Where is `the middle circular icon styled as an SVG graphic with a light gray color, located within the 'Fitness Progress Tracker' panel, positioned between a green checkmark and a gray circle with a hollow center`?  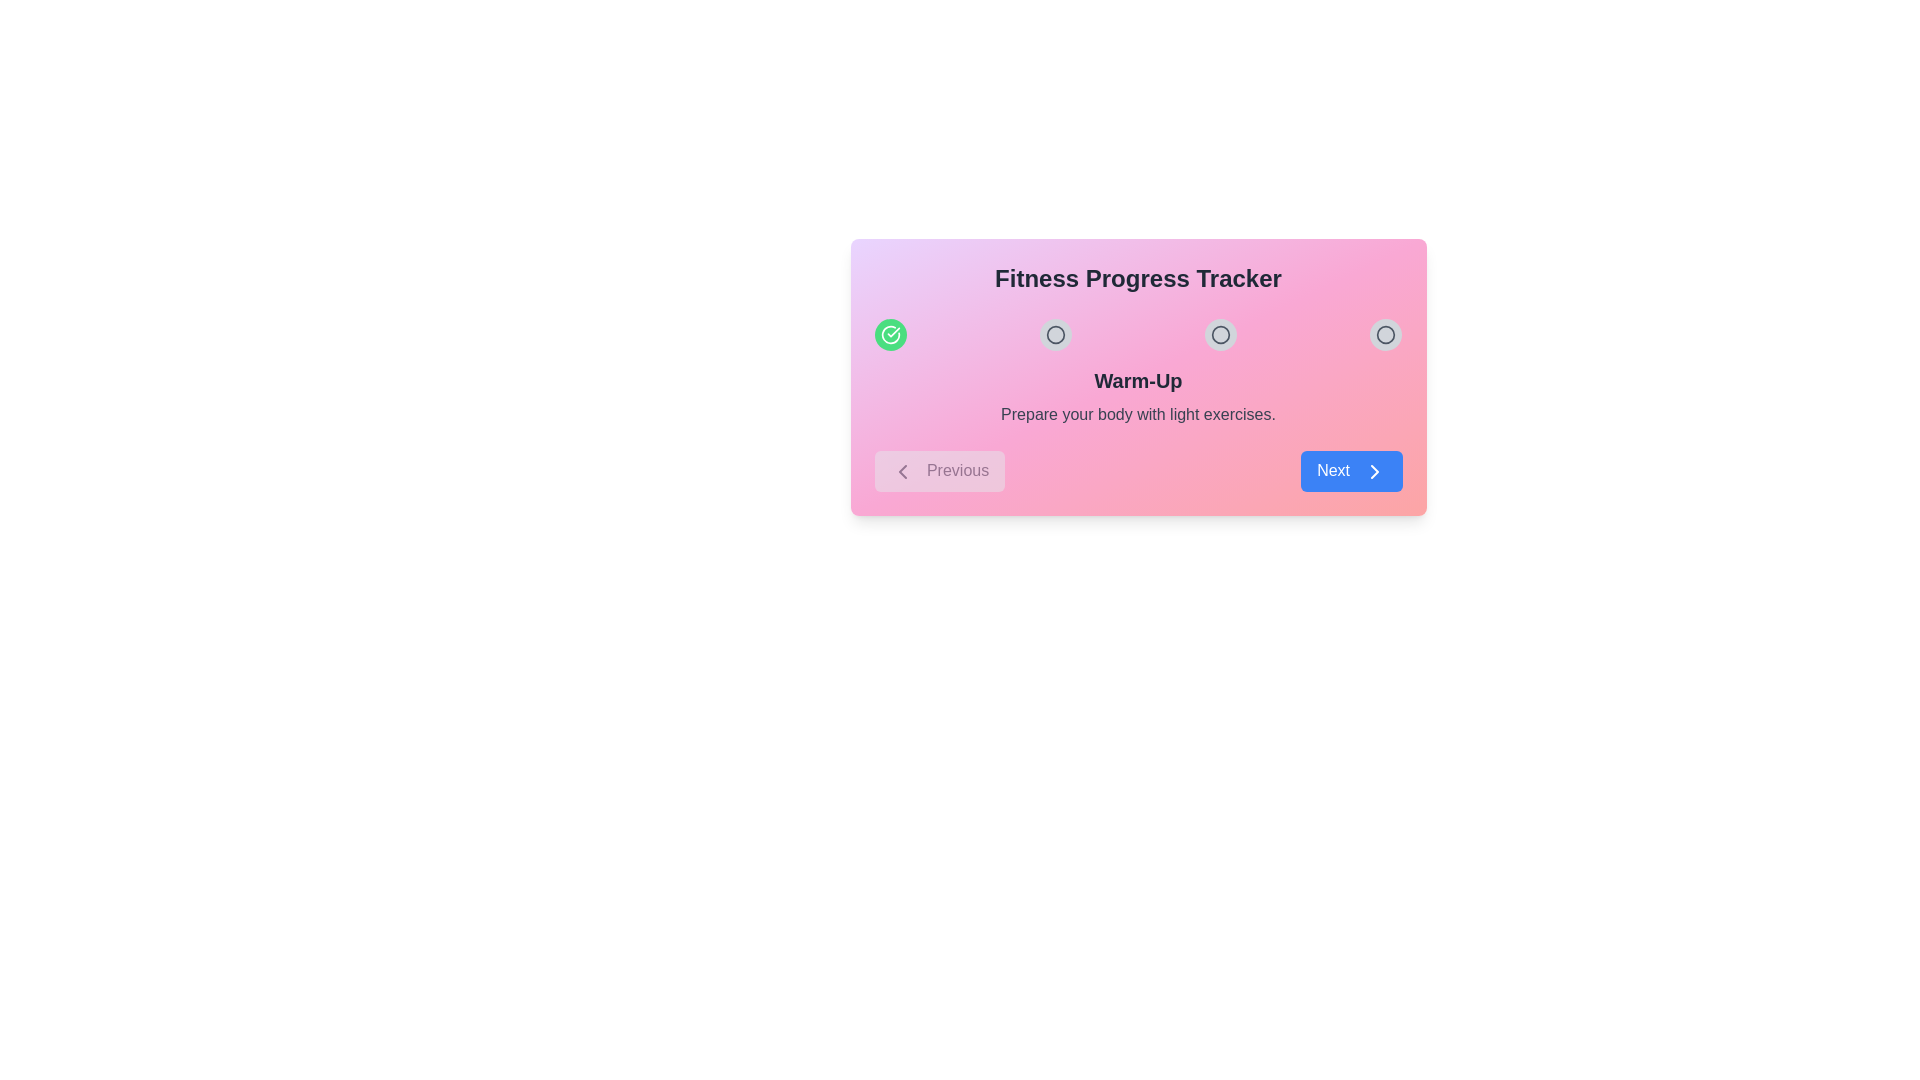 the middle circular icon styled as an SVG graphic with a light gray color, located within the 'Fitness Progress Tracker' panel, positioned between a green checkmark and a gray circle with a hollow center is located at coordinates (1220, 334).